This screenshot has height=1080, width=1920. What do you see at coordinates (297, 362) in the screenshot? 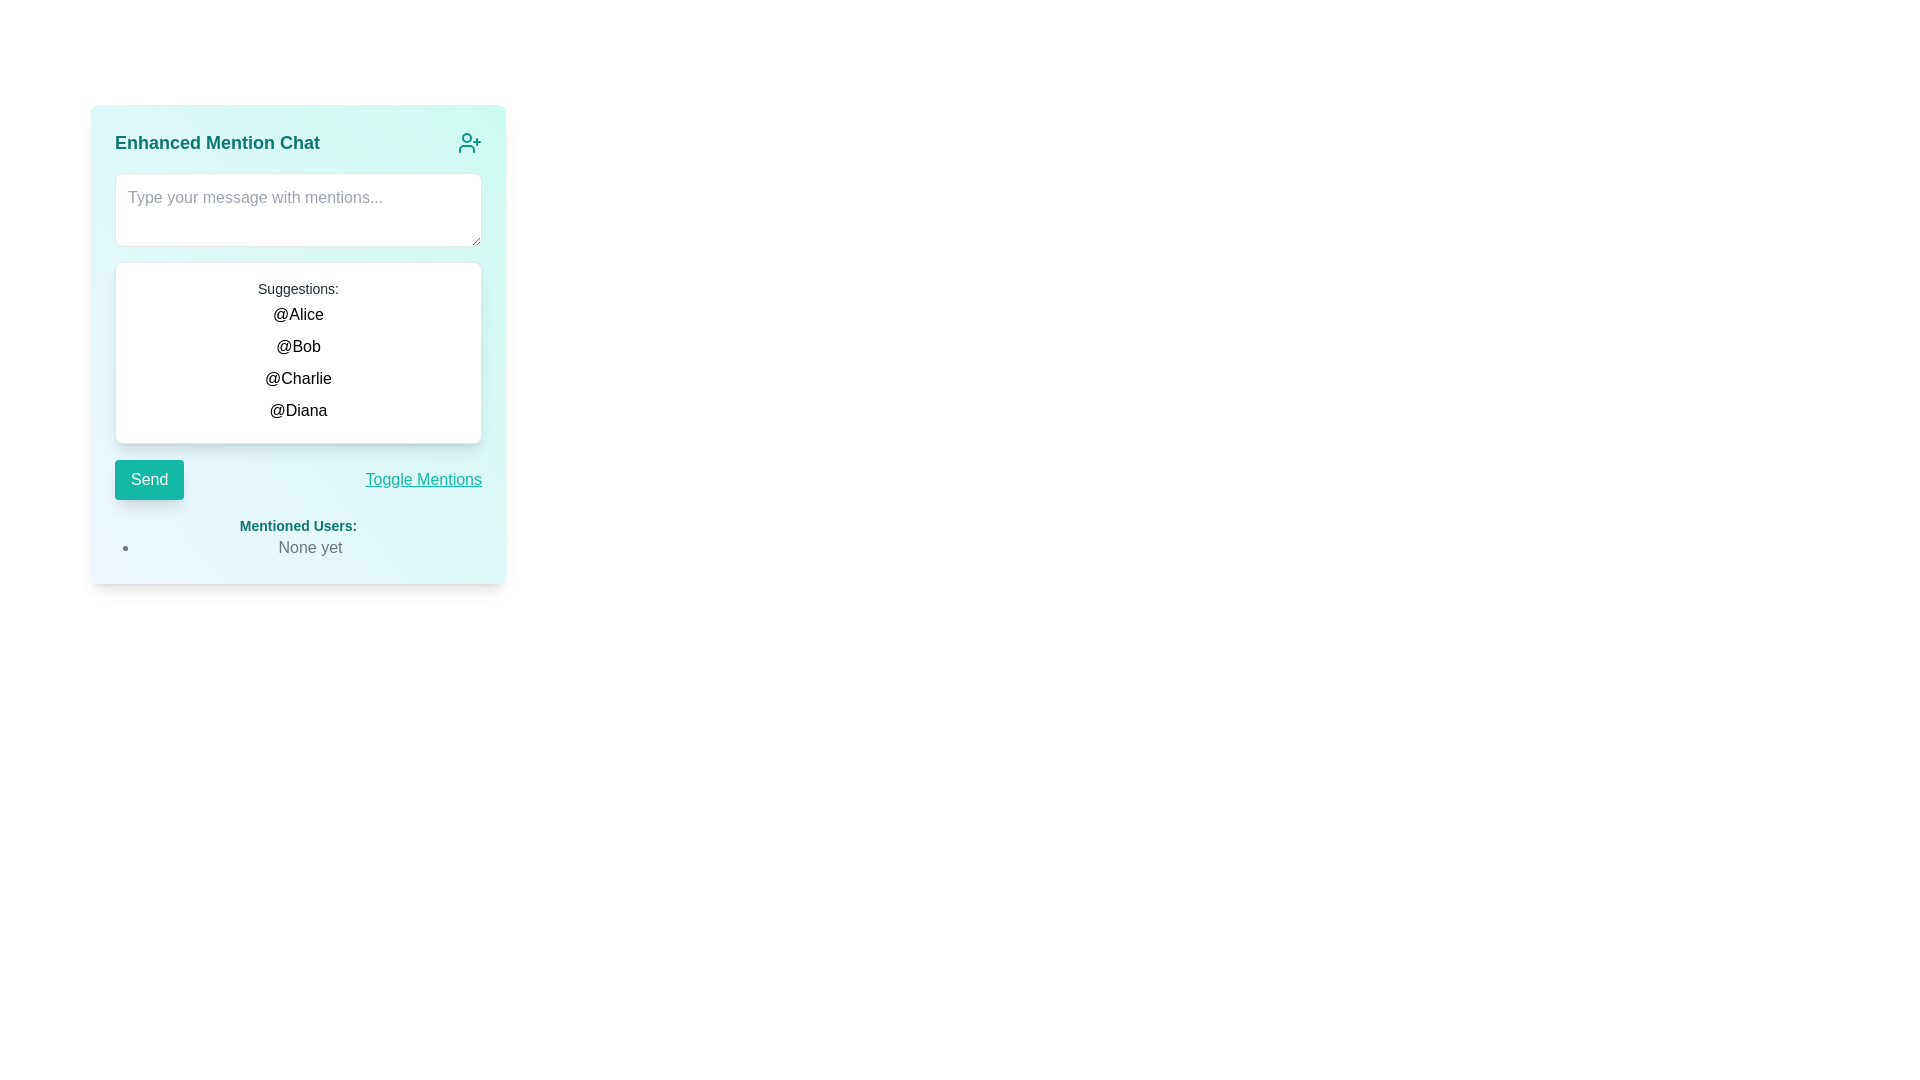
I see `the third name in the Suggestions list, which is displayed as '@Charlie', styled with a compact layout and rounded corners` at bounding box center [297, 362].